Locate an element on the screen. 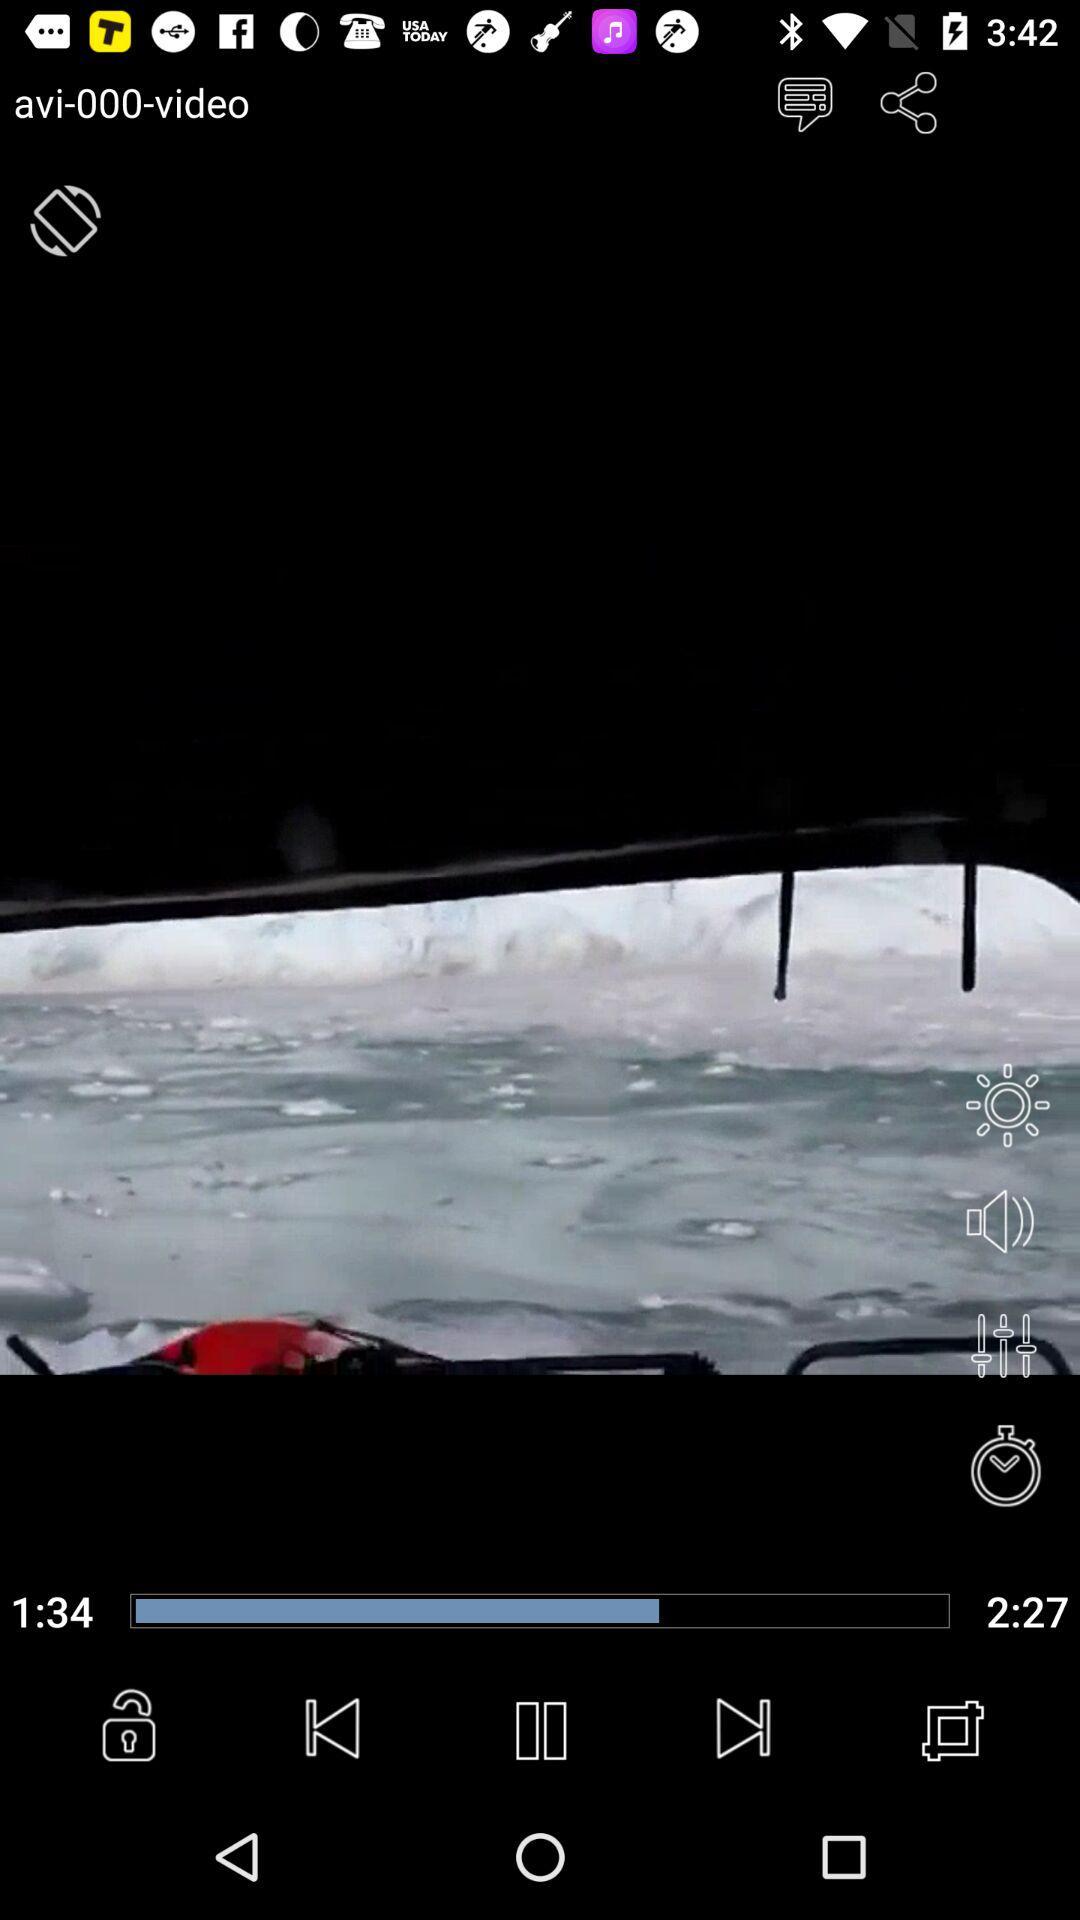 The width and height of the screenshot is (1080, 1920). the skip_next icon is located at coordinates (745, 1730).